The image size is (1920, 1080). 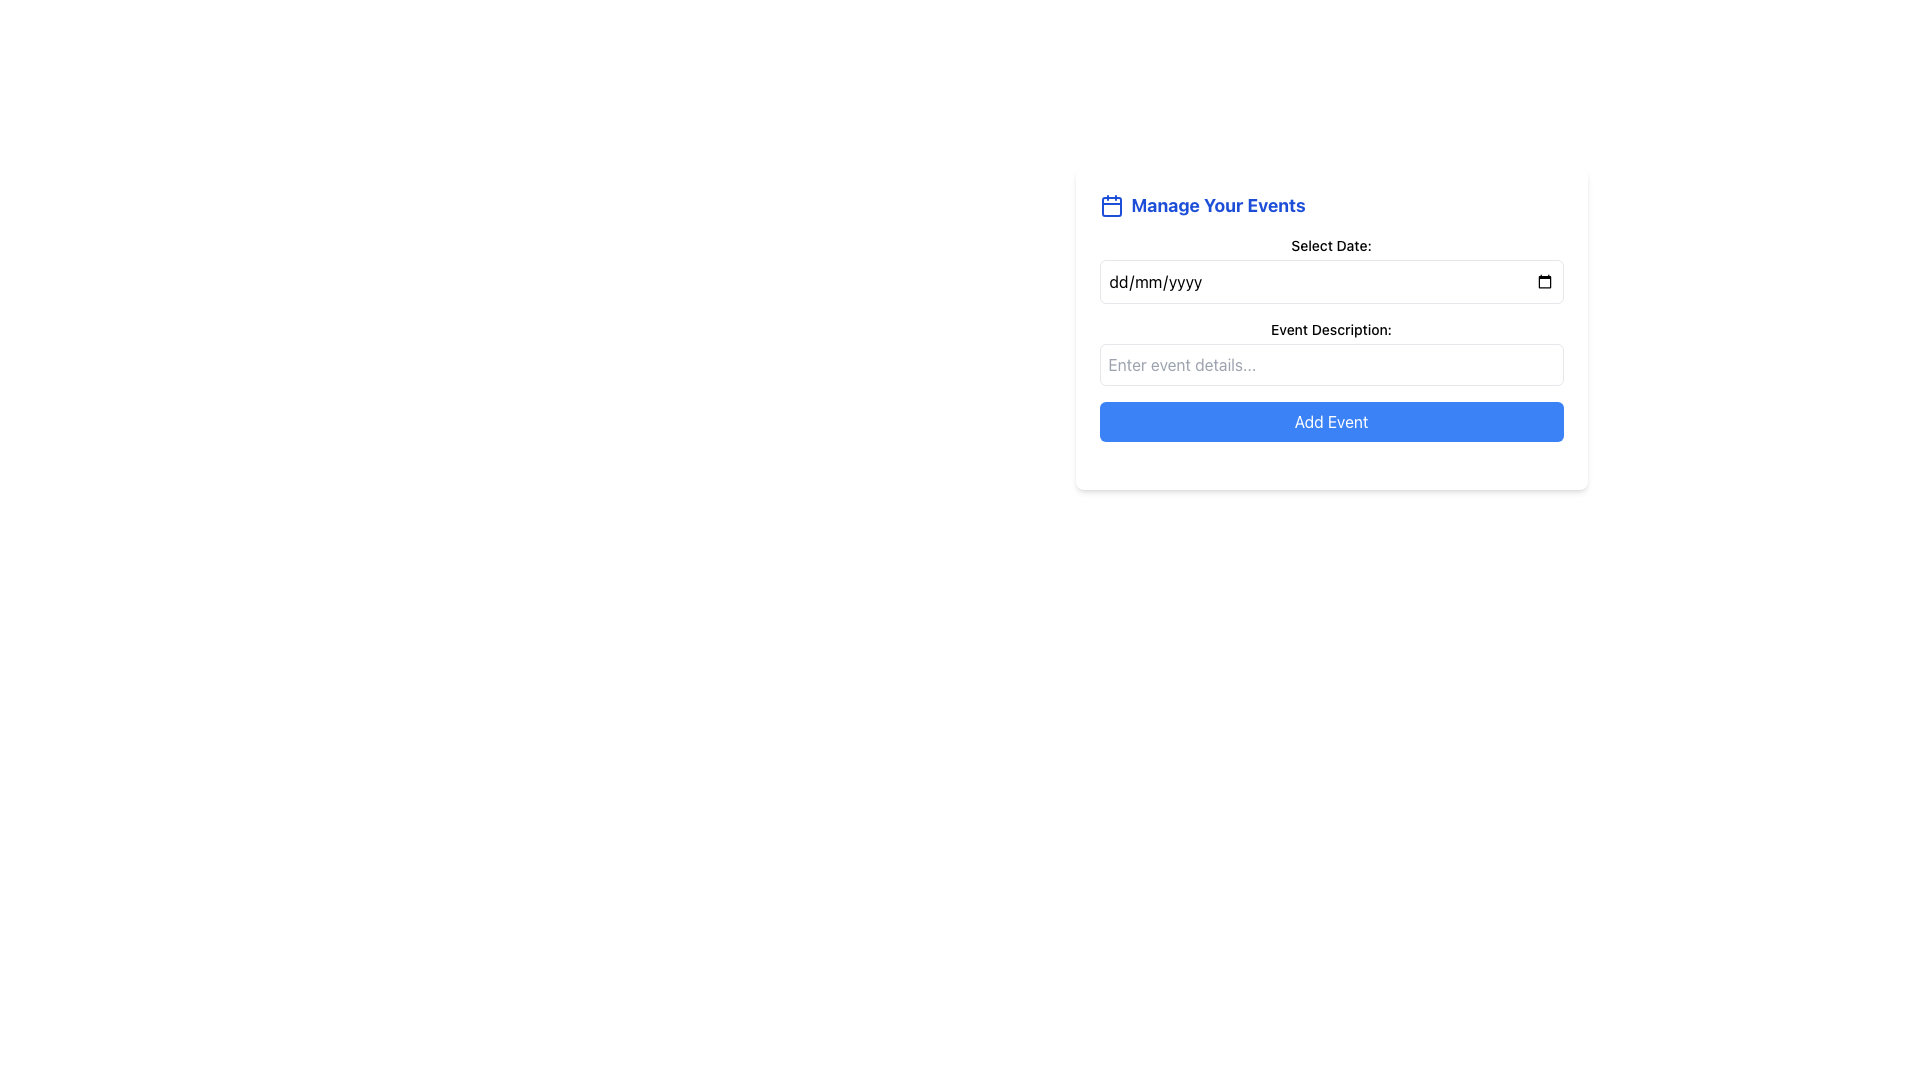 I want to click on the rectangular element with rounded edges that is part of the calendar icon, located centrally within the icon and to the left of the text 'Manage Your Events', so click(x=1110, y=207).